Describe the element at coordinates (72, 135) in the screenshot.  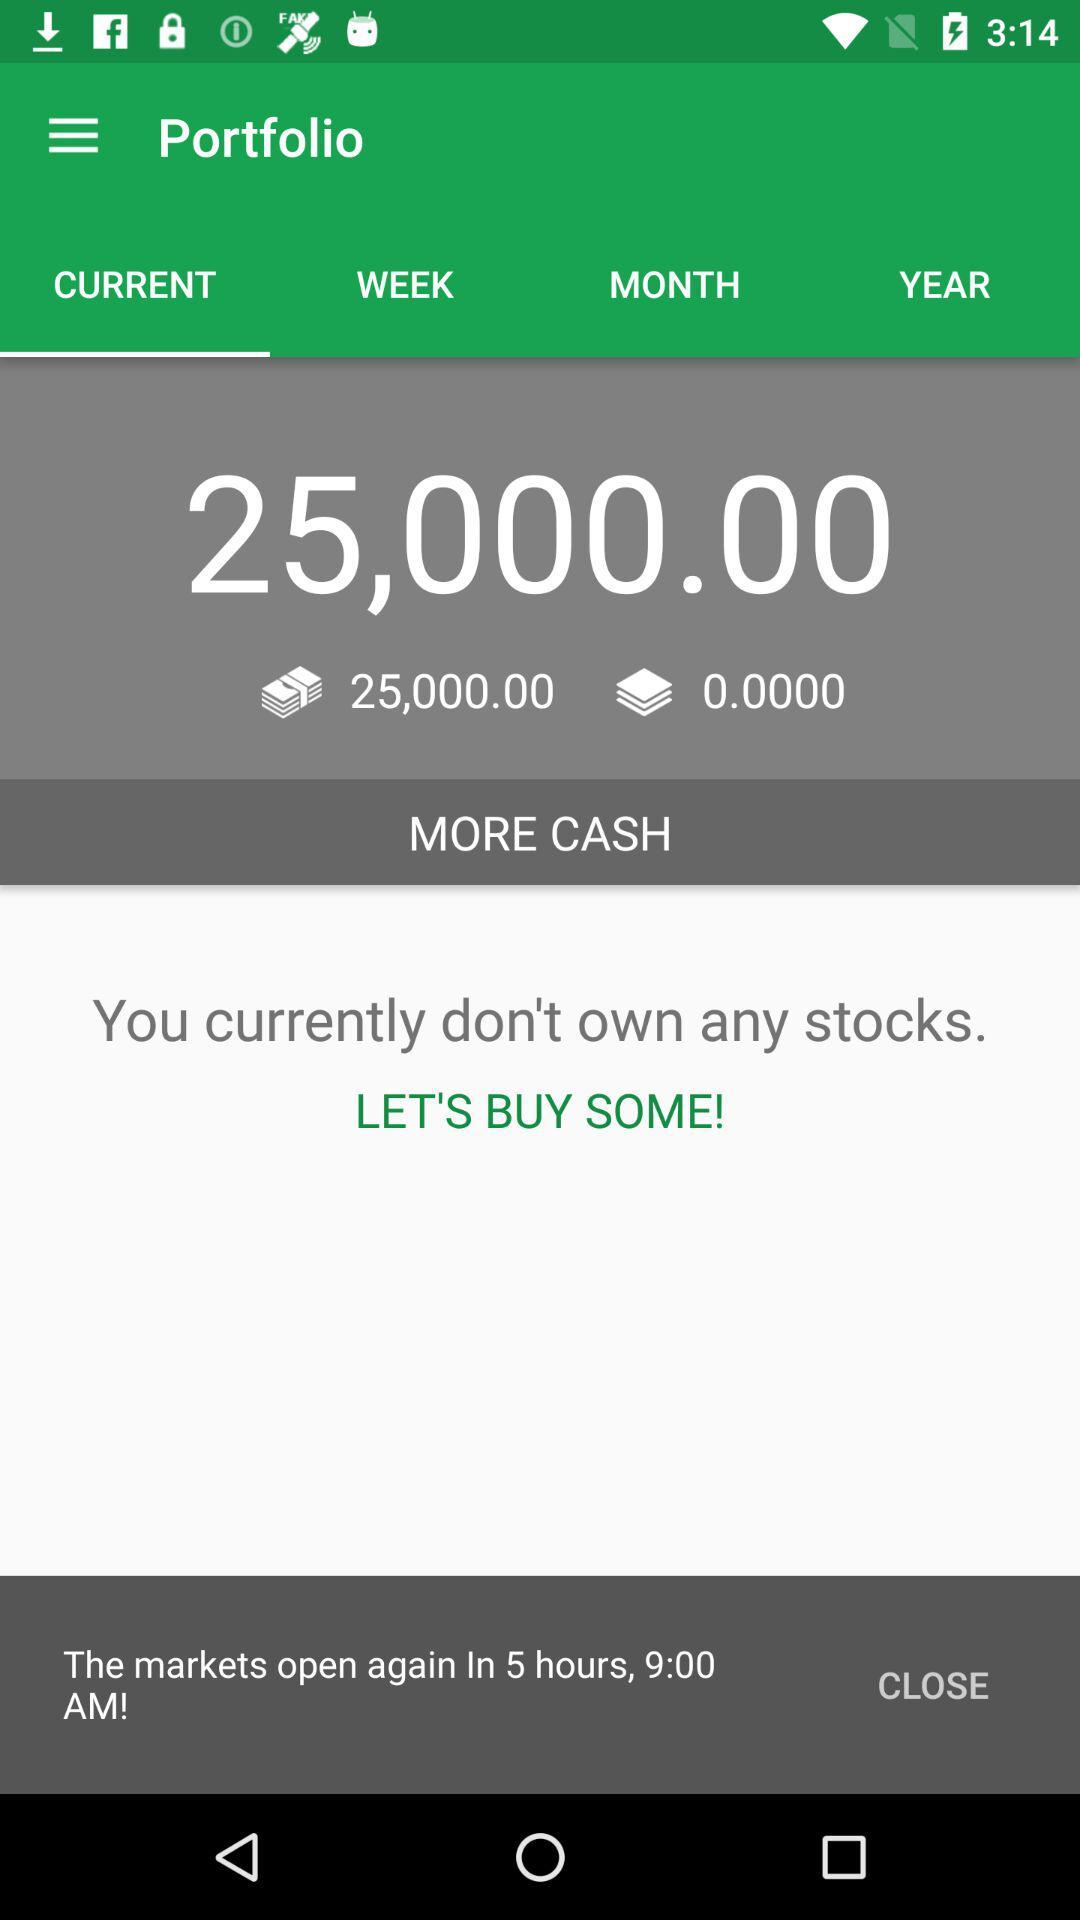
I see `the icon to the left of the portfolio item` at that location.